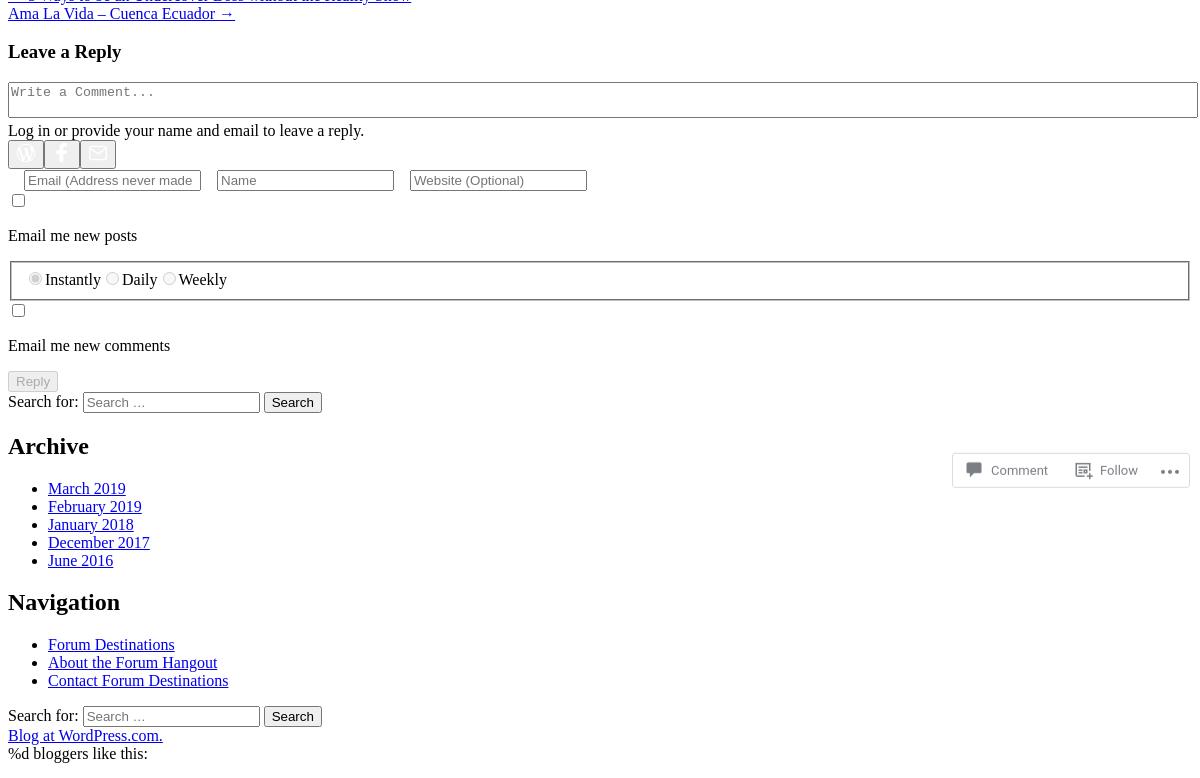 Image resolution: width=1200 pixels, height=778 pixels. What do you see at coordinates (90, 523) in the screenshot?
I see `'January 2018'` at bounding box center [90, 523].